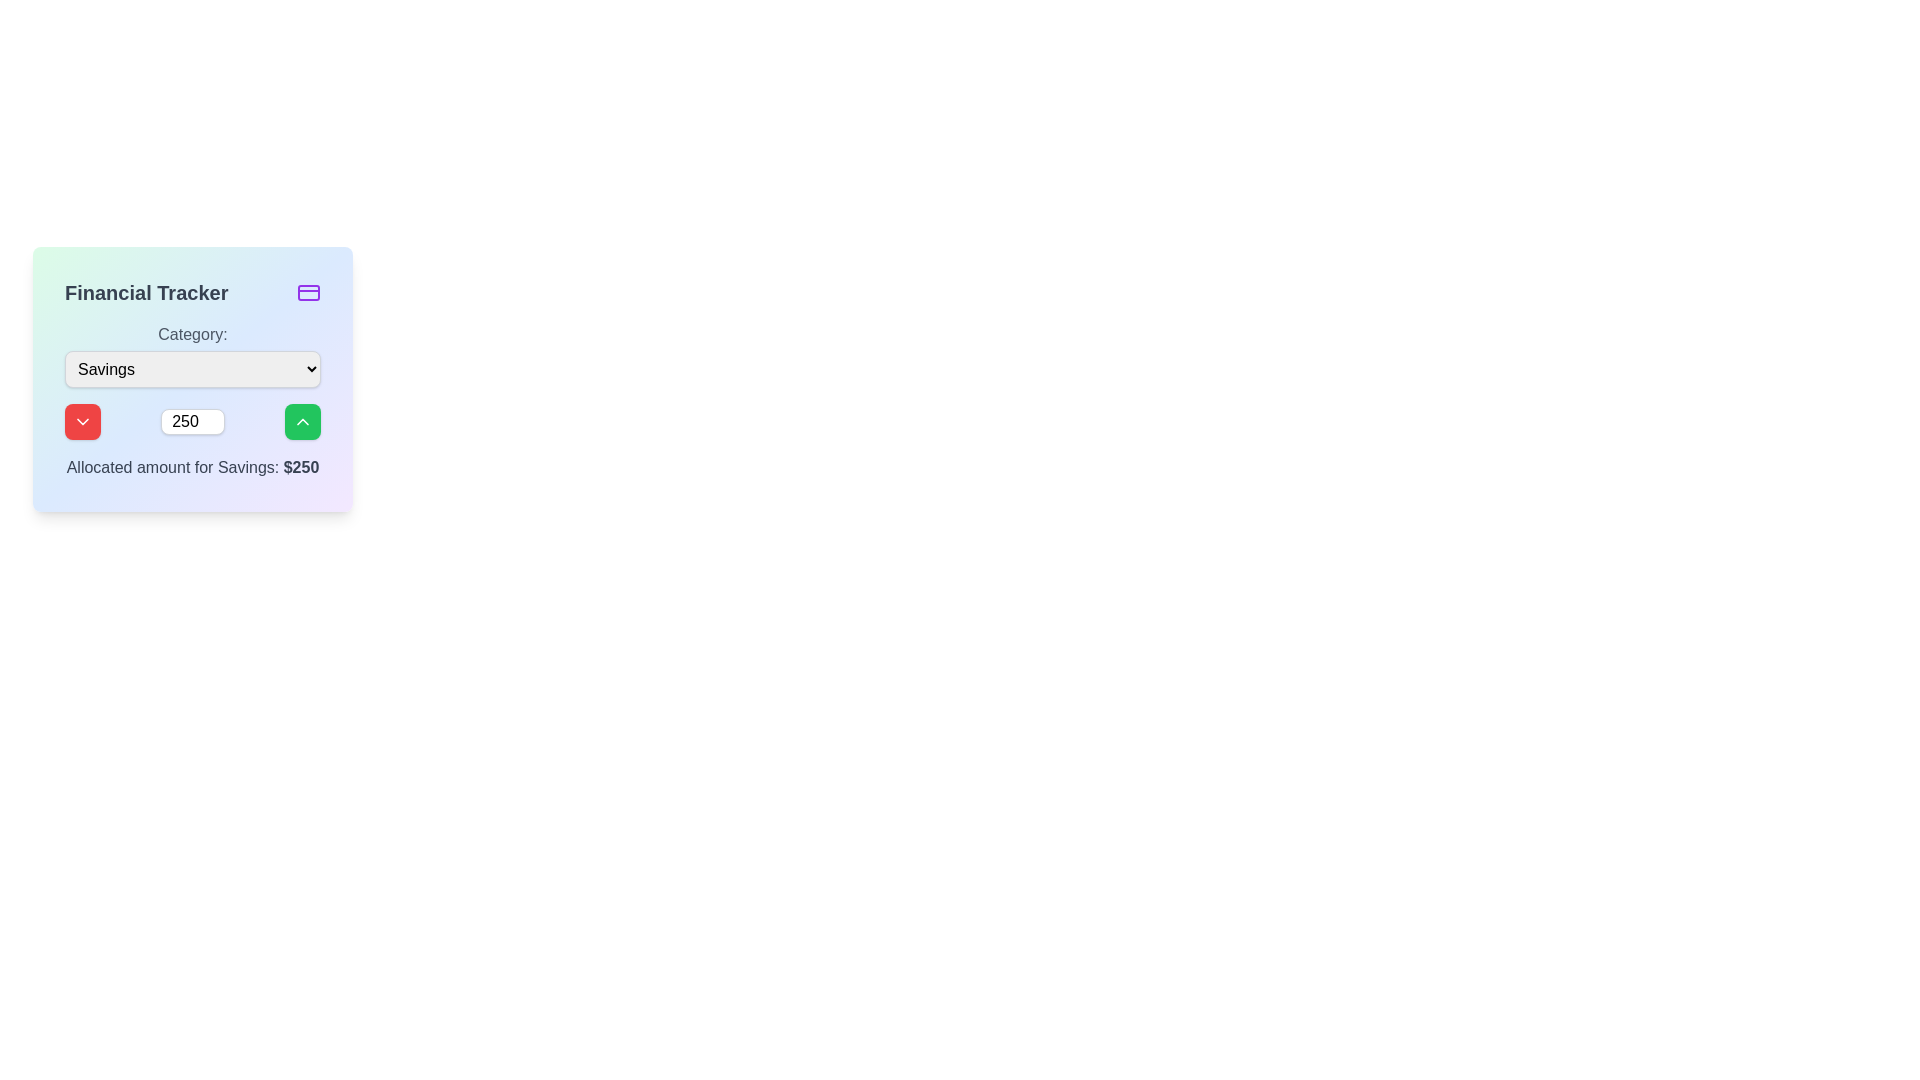  Describe the element at coordinates (81, 420) in the screenshot. I see `the decrement button located to the left of the numeric input box for visual feedback` at that location.